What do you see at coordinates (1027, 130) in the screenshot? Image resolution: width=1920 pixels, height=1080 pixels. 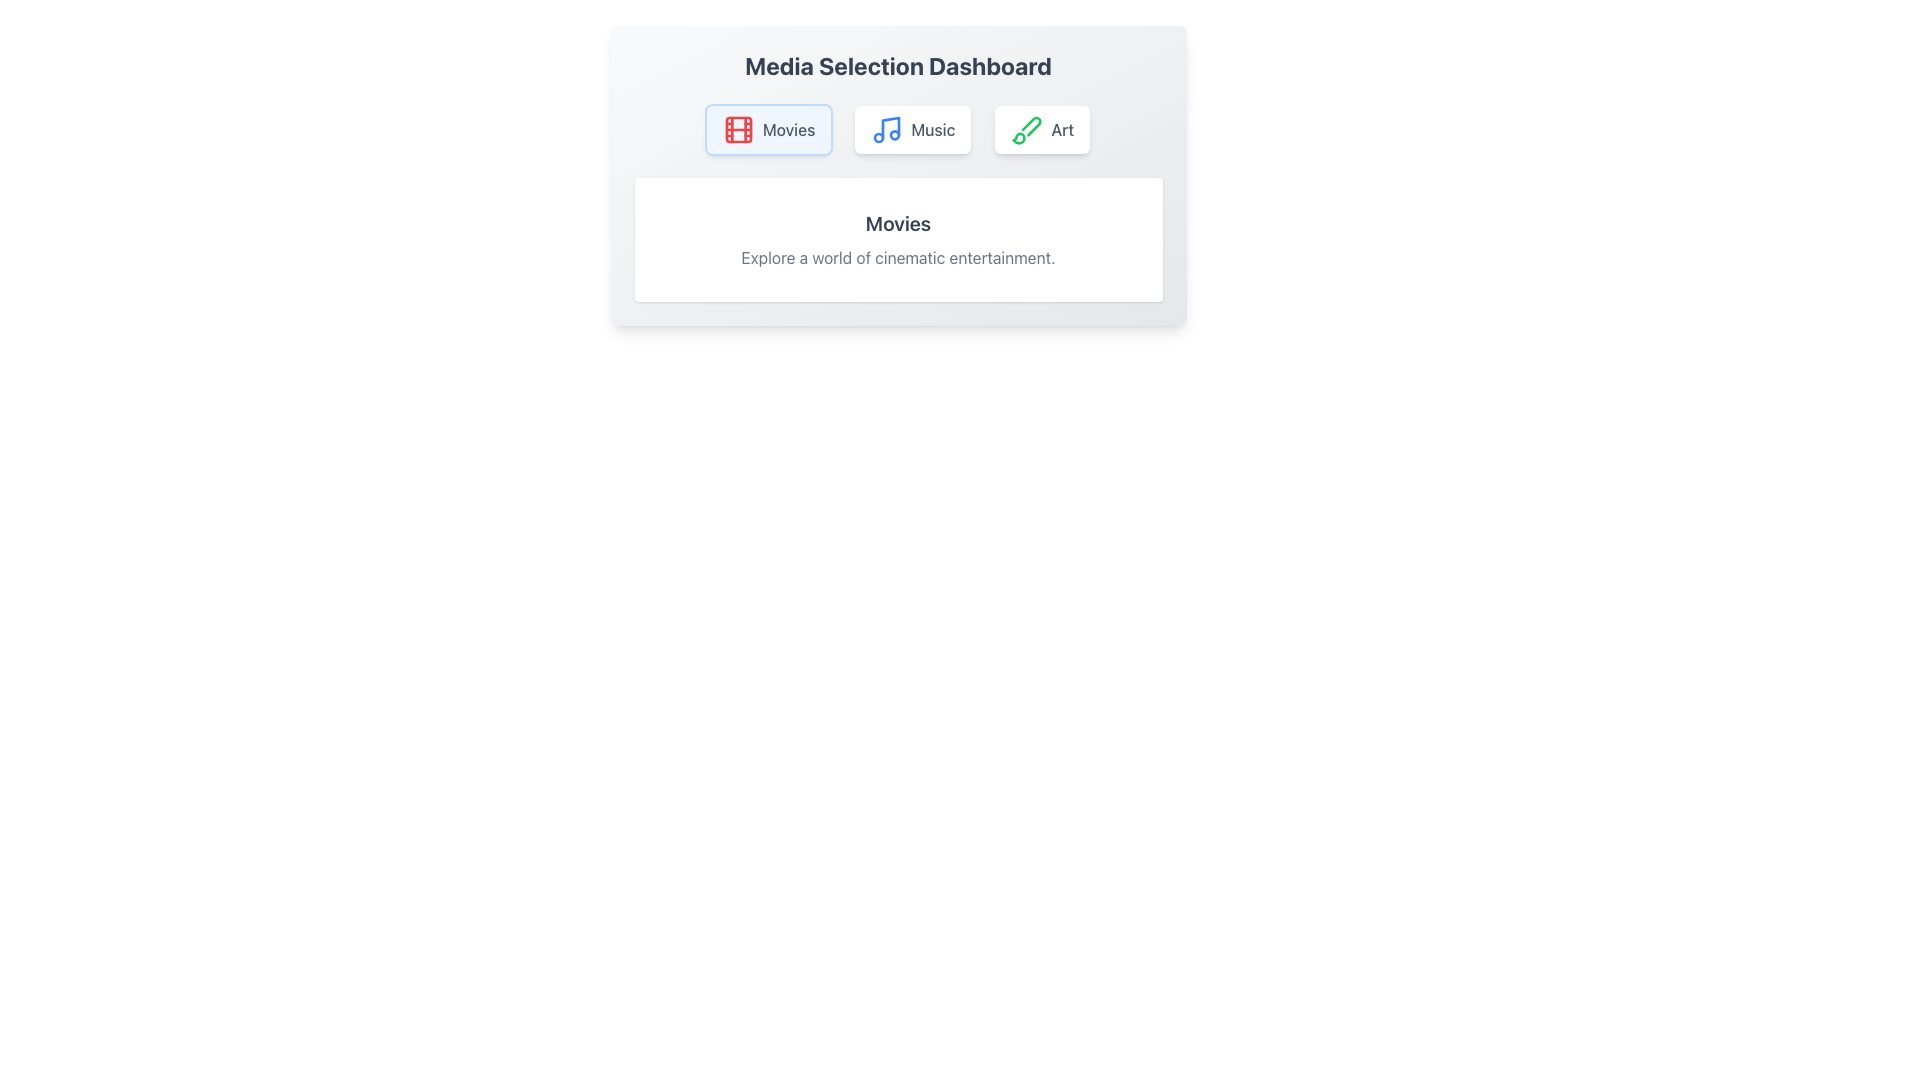 I see `the brush icon representing the 'Art' category located at the top section of the dashboard interface, which is the rightmost icon among three icons` at bounding box center [1027, 130].